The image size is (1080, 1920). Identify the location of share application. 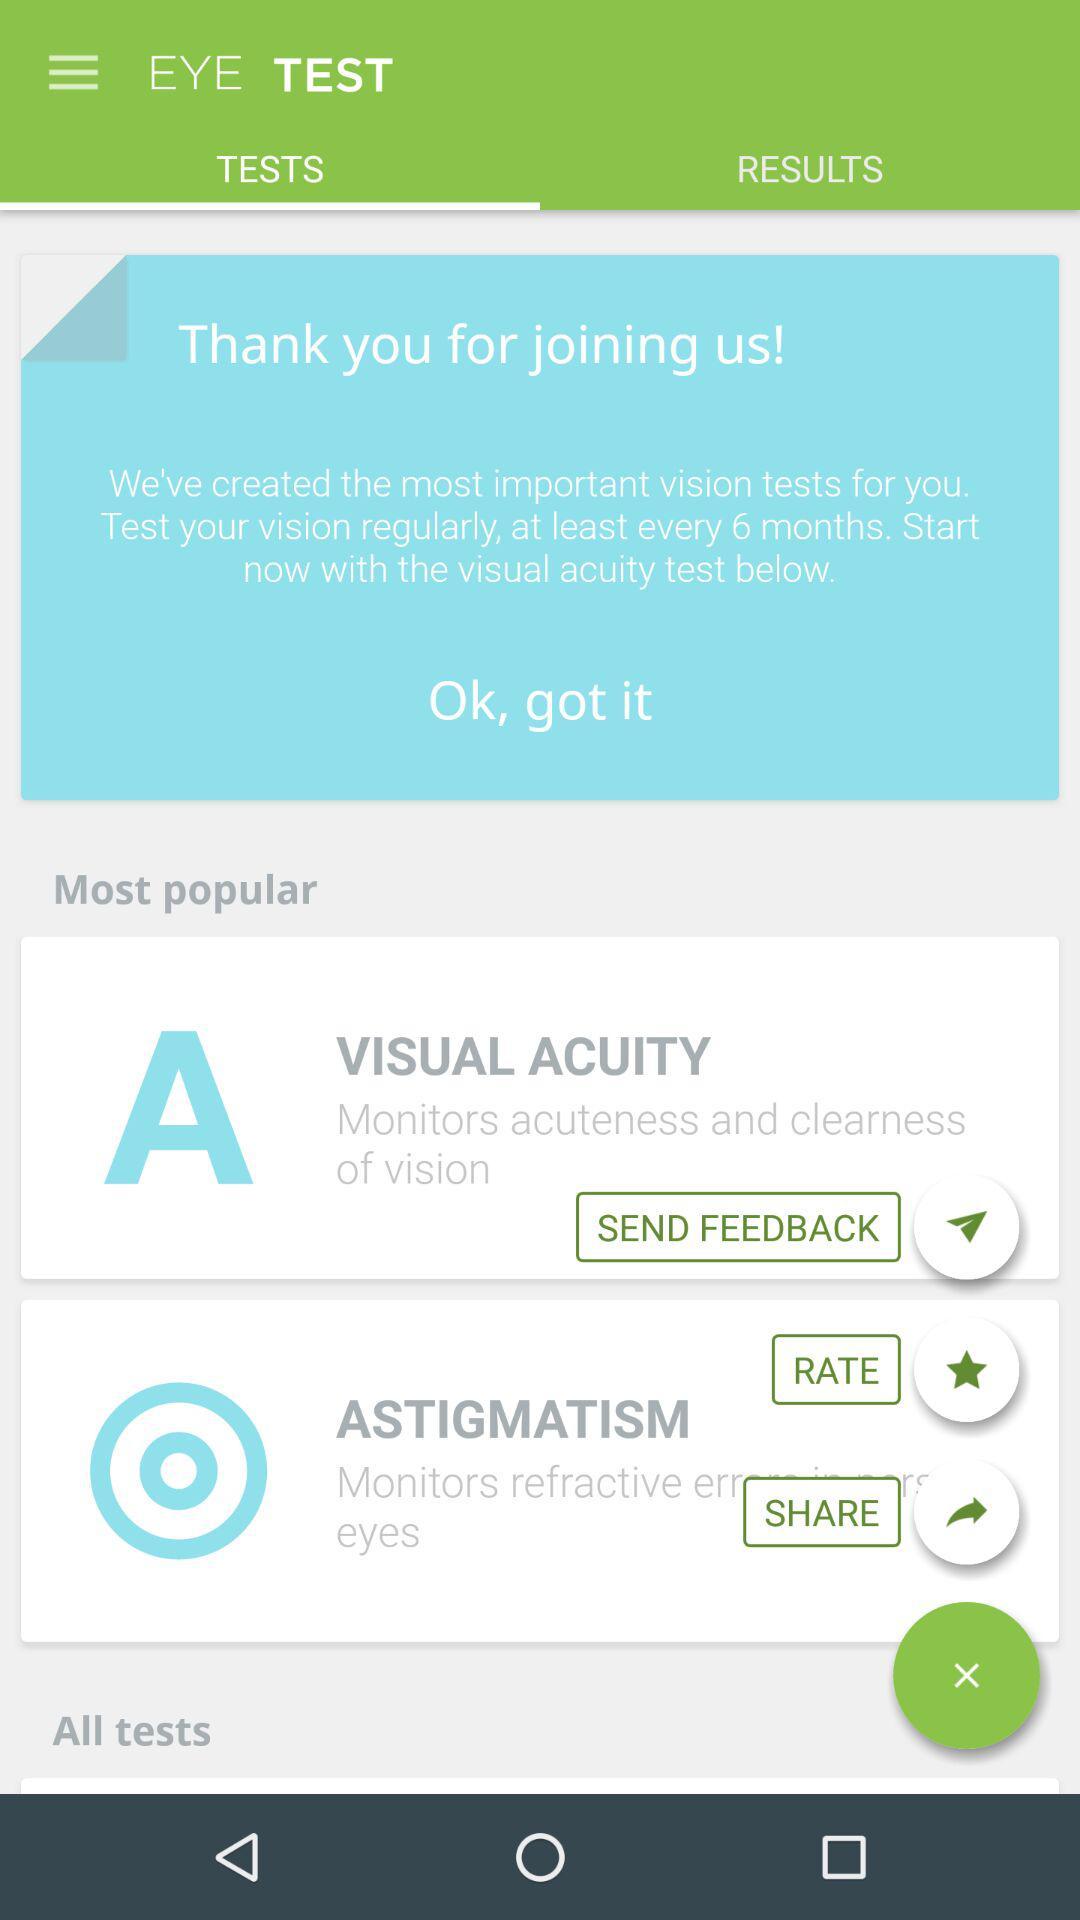
(965, 1512).